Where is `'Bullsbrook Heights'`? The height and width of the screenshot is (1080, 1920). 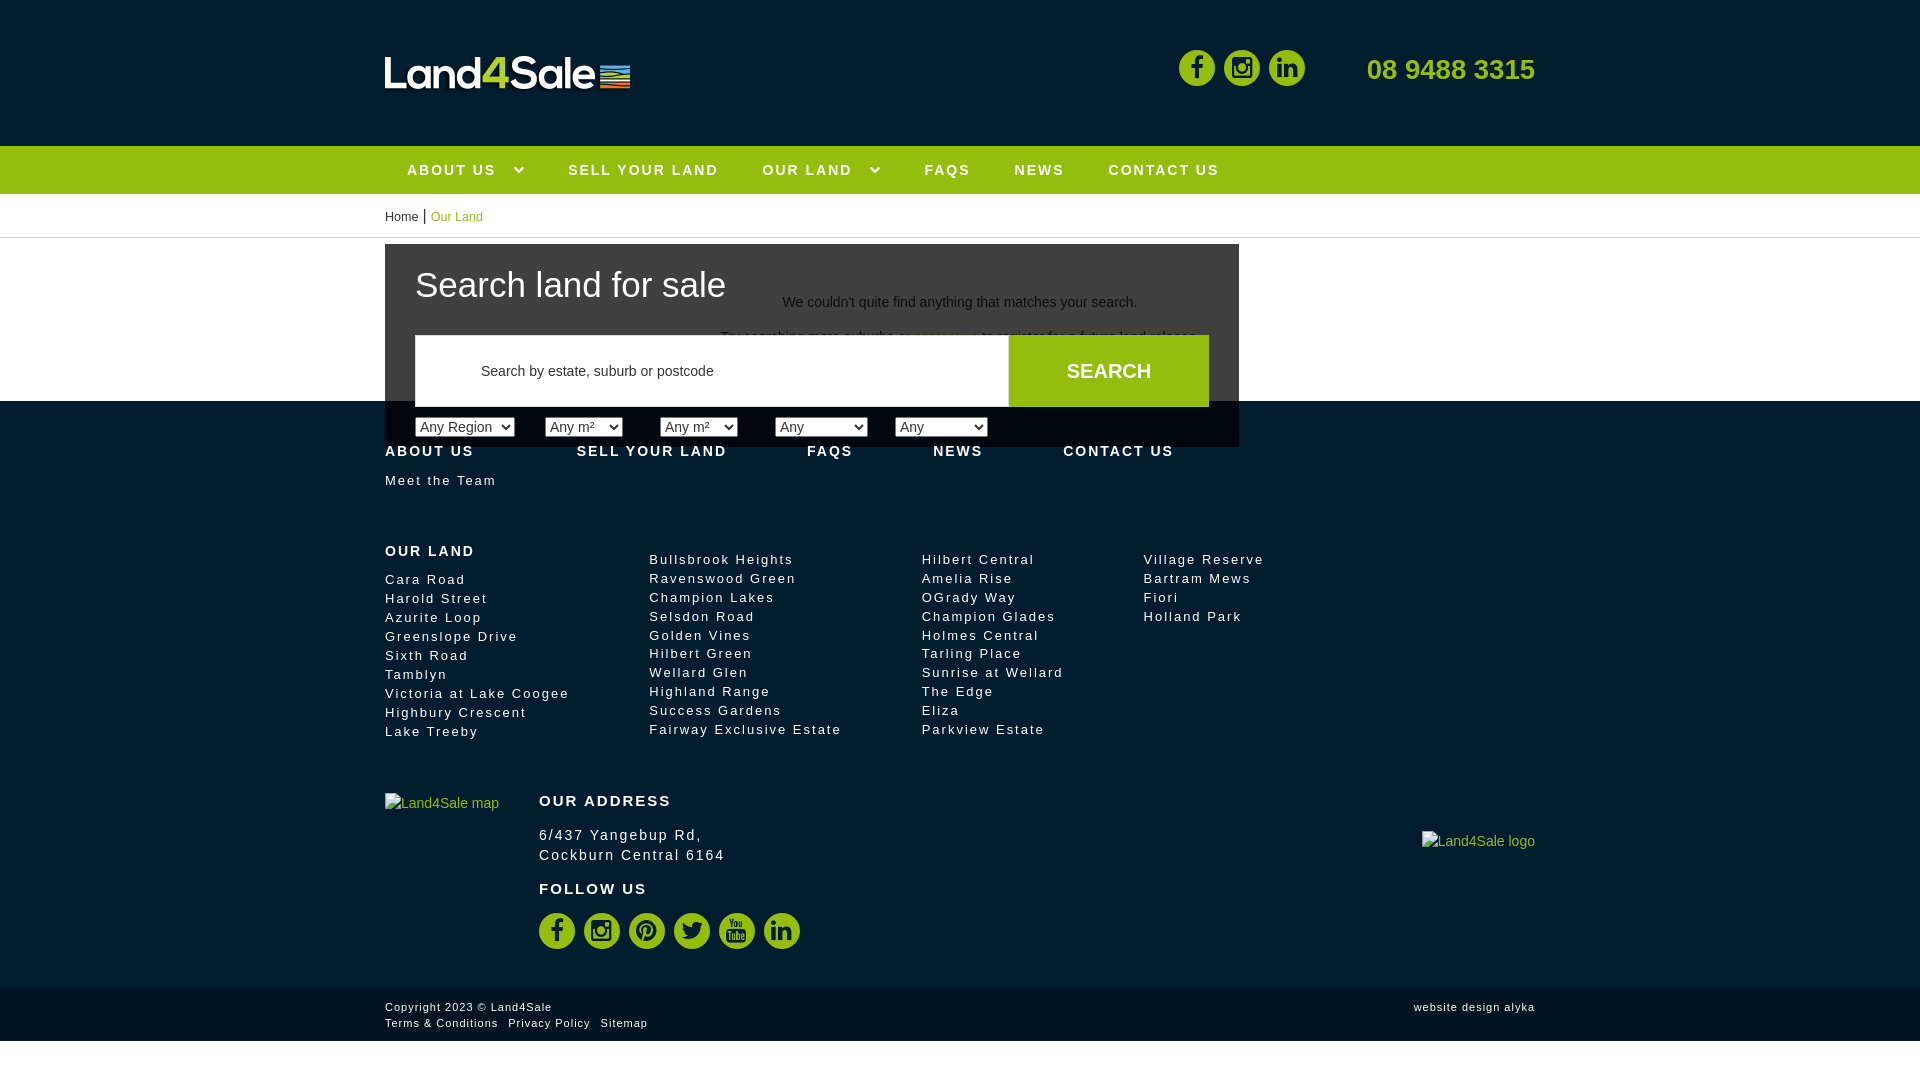 'Bullsbrook Heights' is located at coordinates (648, 559).